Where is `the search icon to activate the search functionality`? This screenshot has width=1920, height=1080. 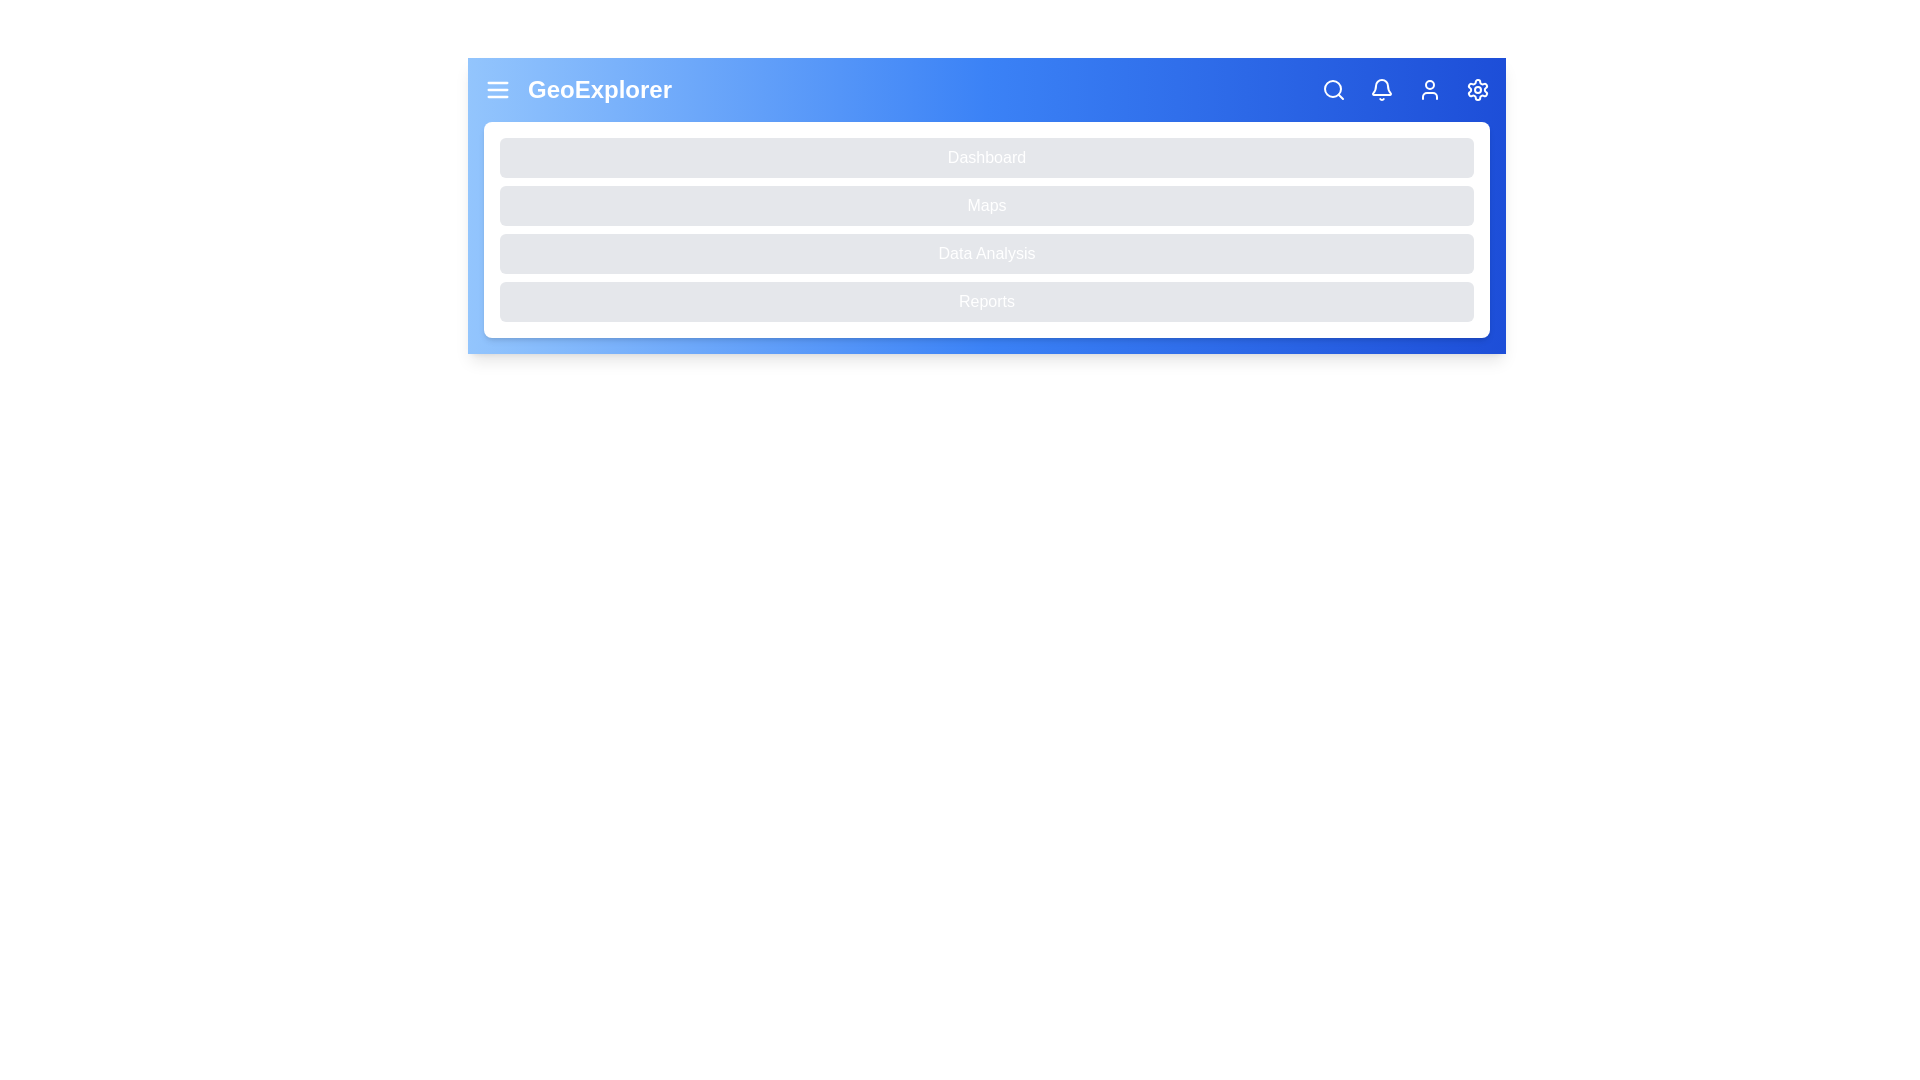 the search icon to activate the search functionality is located at coordinates (1334, 88).